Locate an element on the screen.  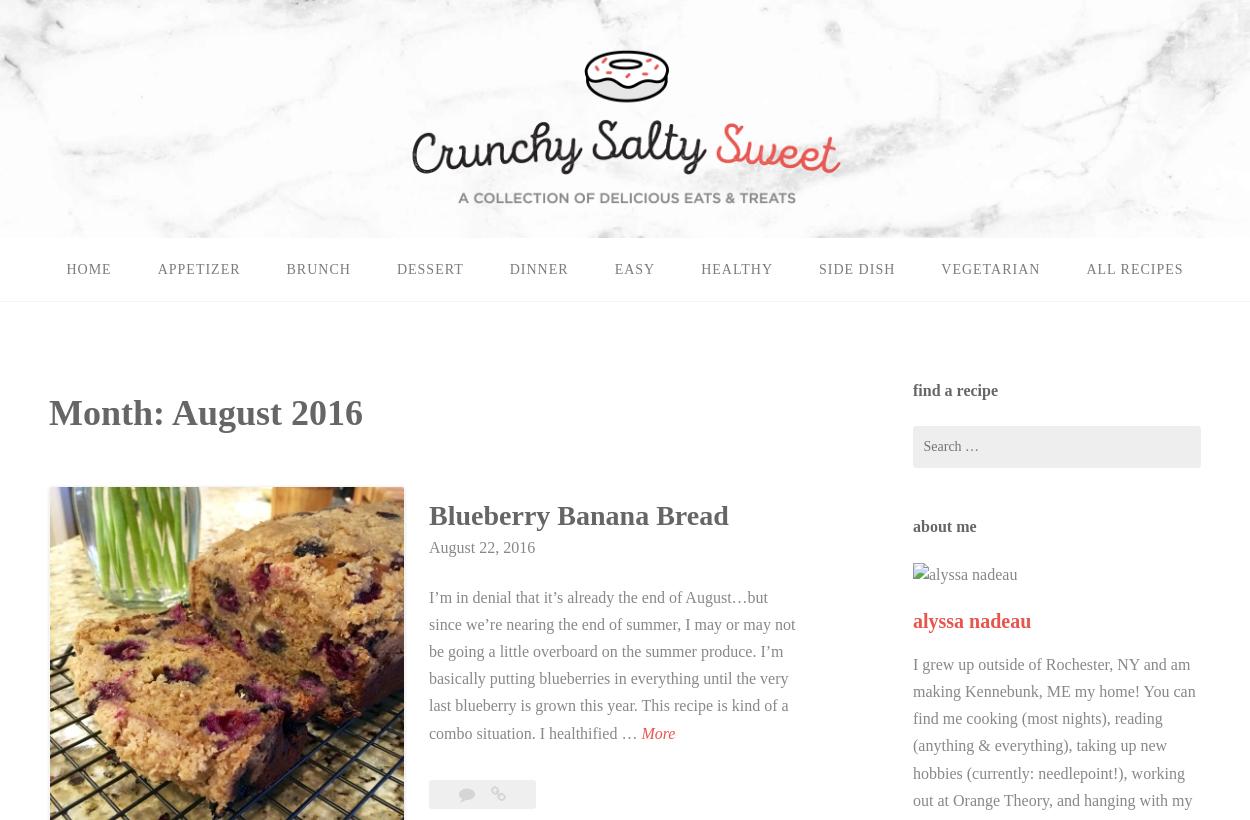
'vegetarian' is located at coordinates (989, 269).